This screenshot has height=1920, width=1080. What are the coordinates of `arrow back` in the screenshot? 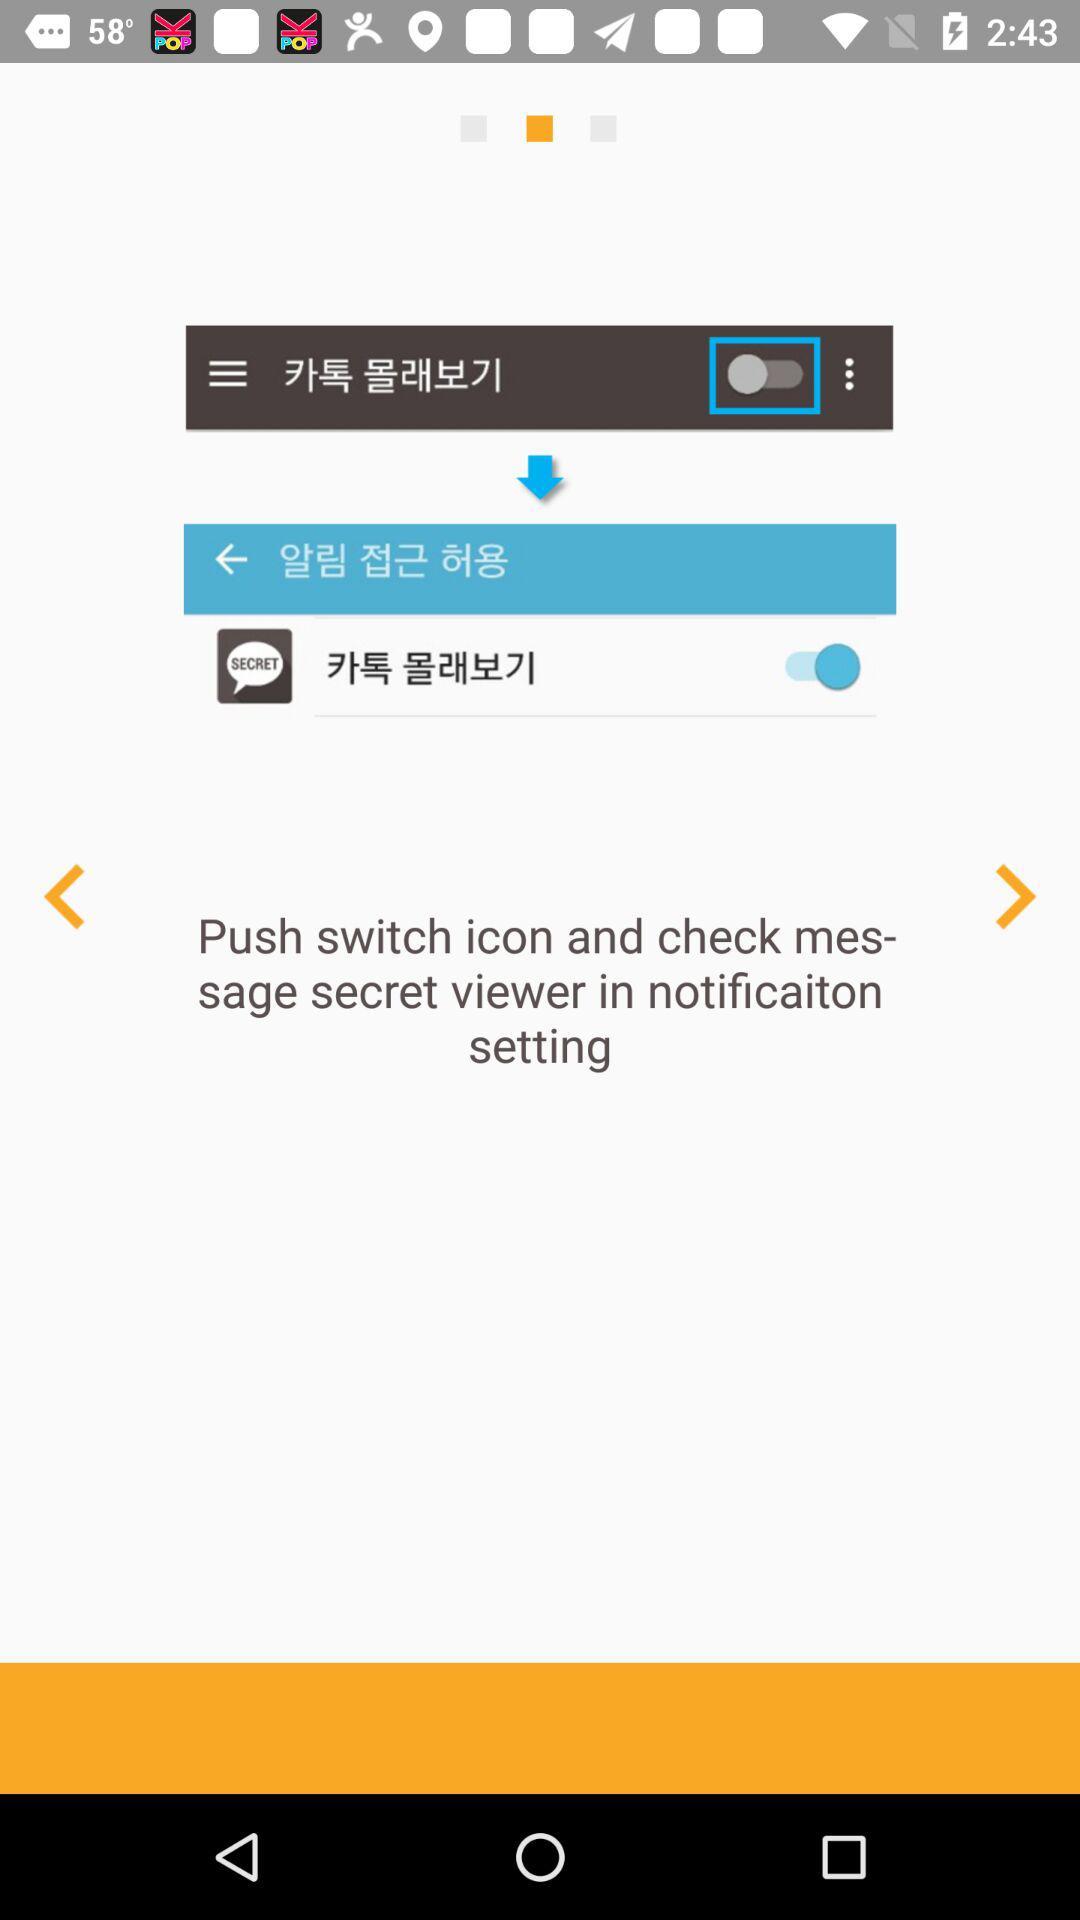 It's located at (64, 895).